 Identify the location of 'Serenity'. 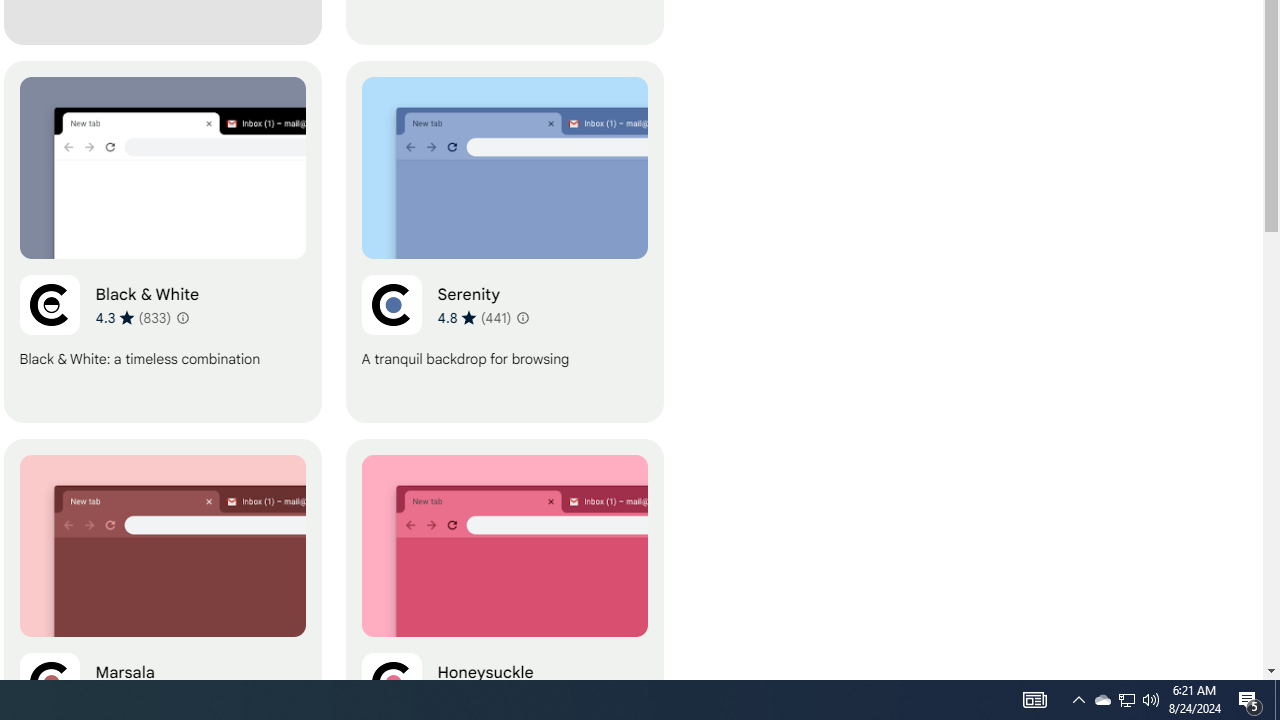
(504, 241).